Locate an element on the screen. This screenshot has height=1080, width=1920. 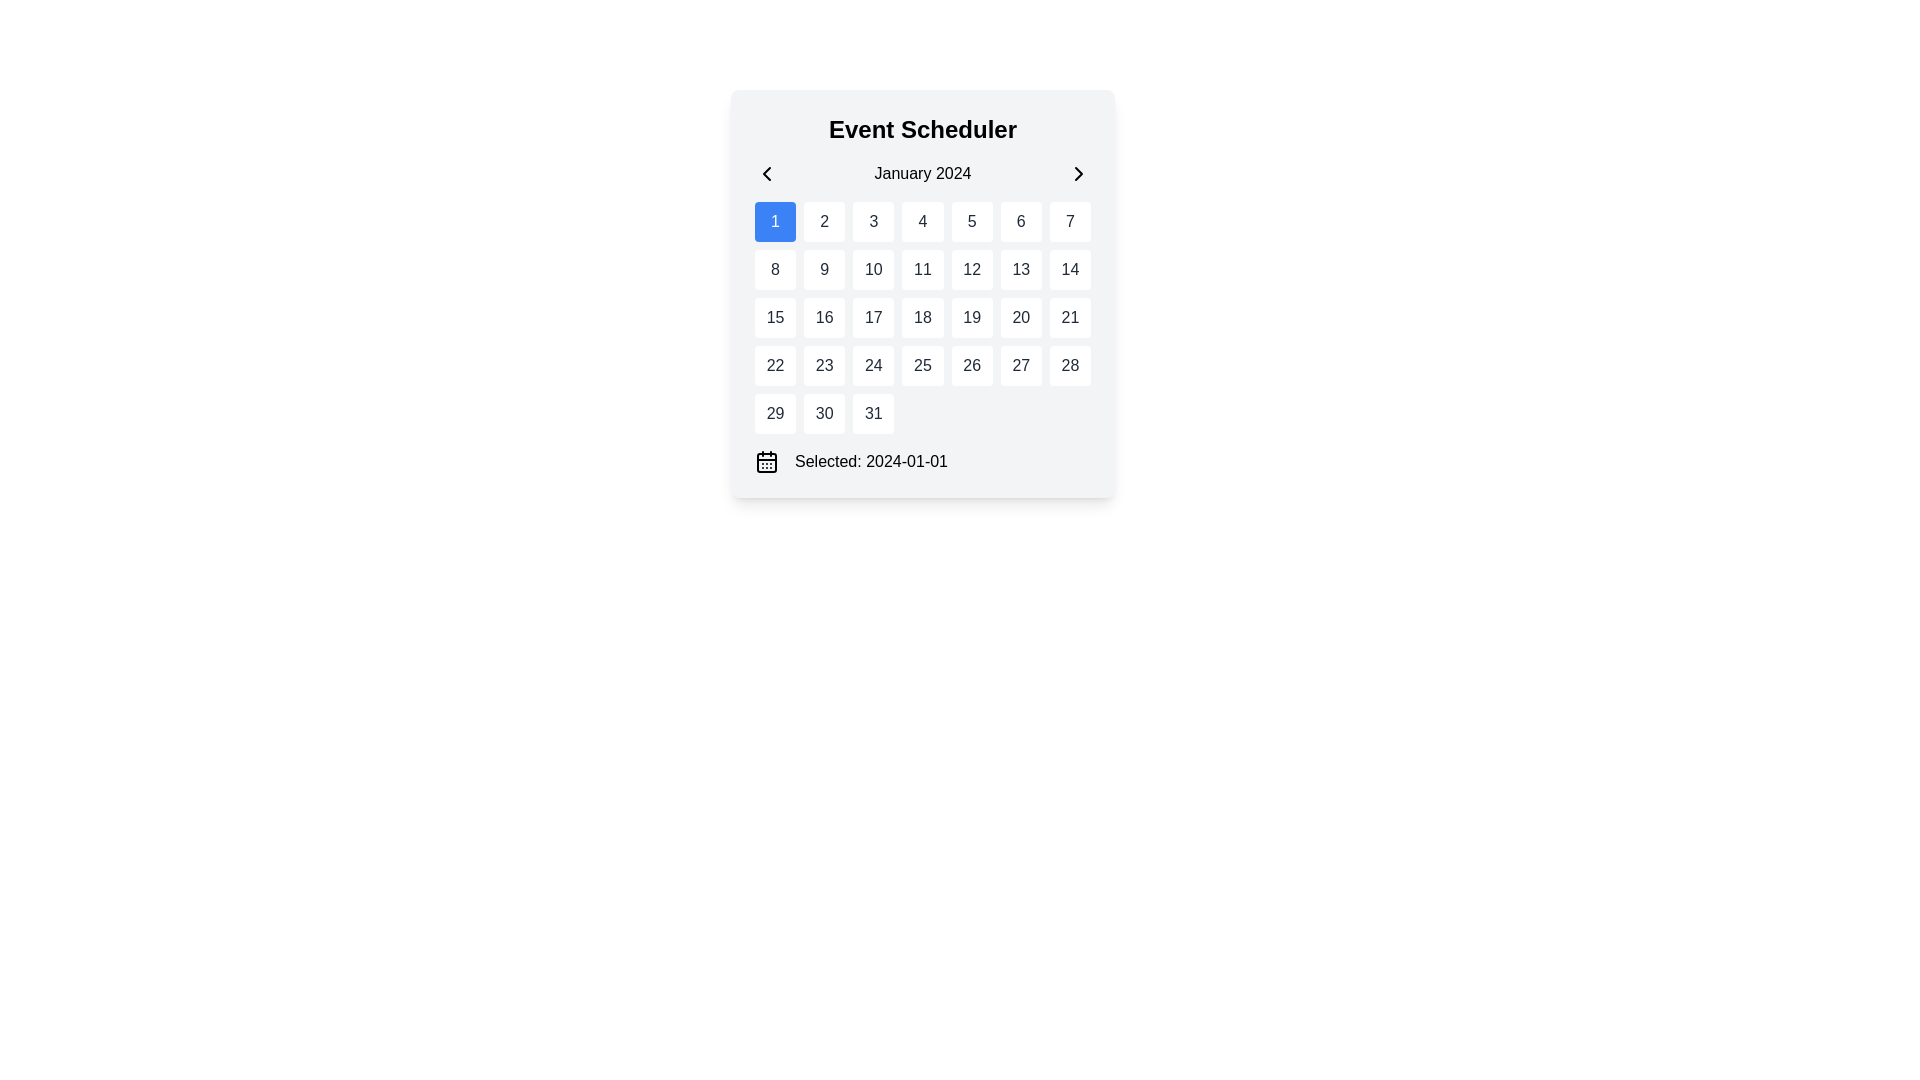
the calendar day button displaying the date '14', located in the second row and seventh column of the calendar grid is located at coordinates (1069, 270).